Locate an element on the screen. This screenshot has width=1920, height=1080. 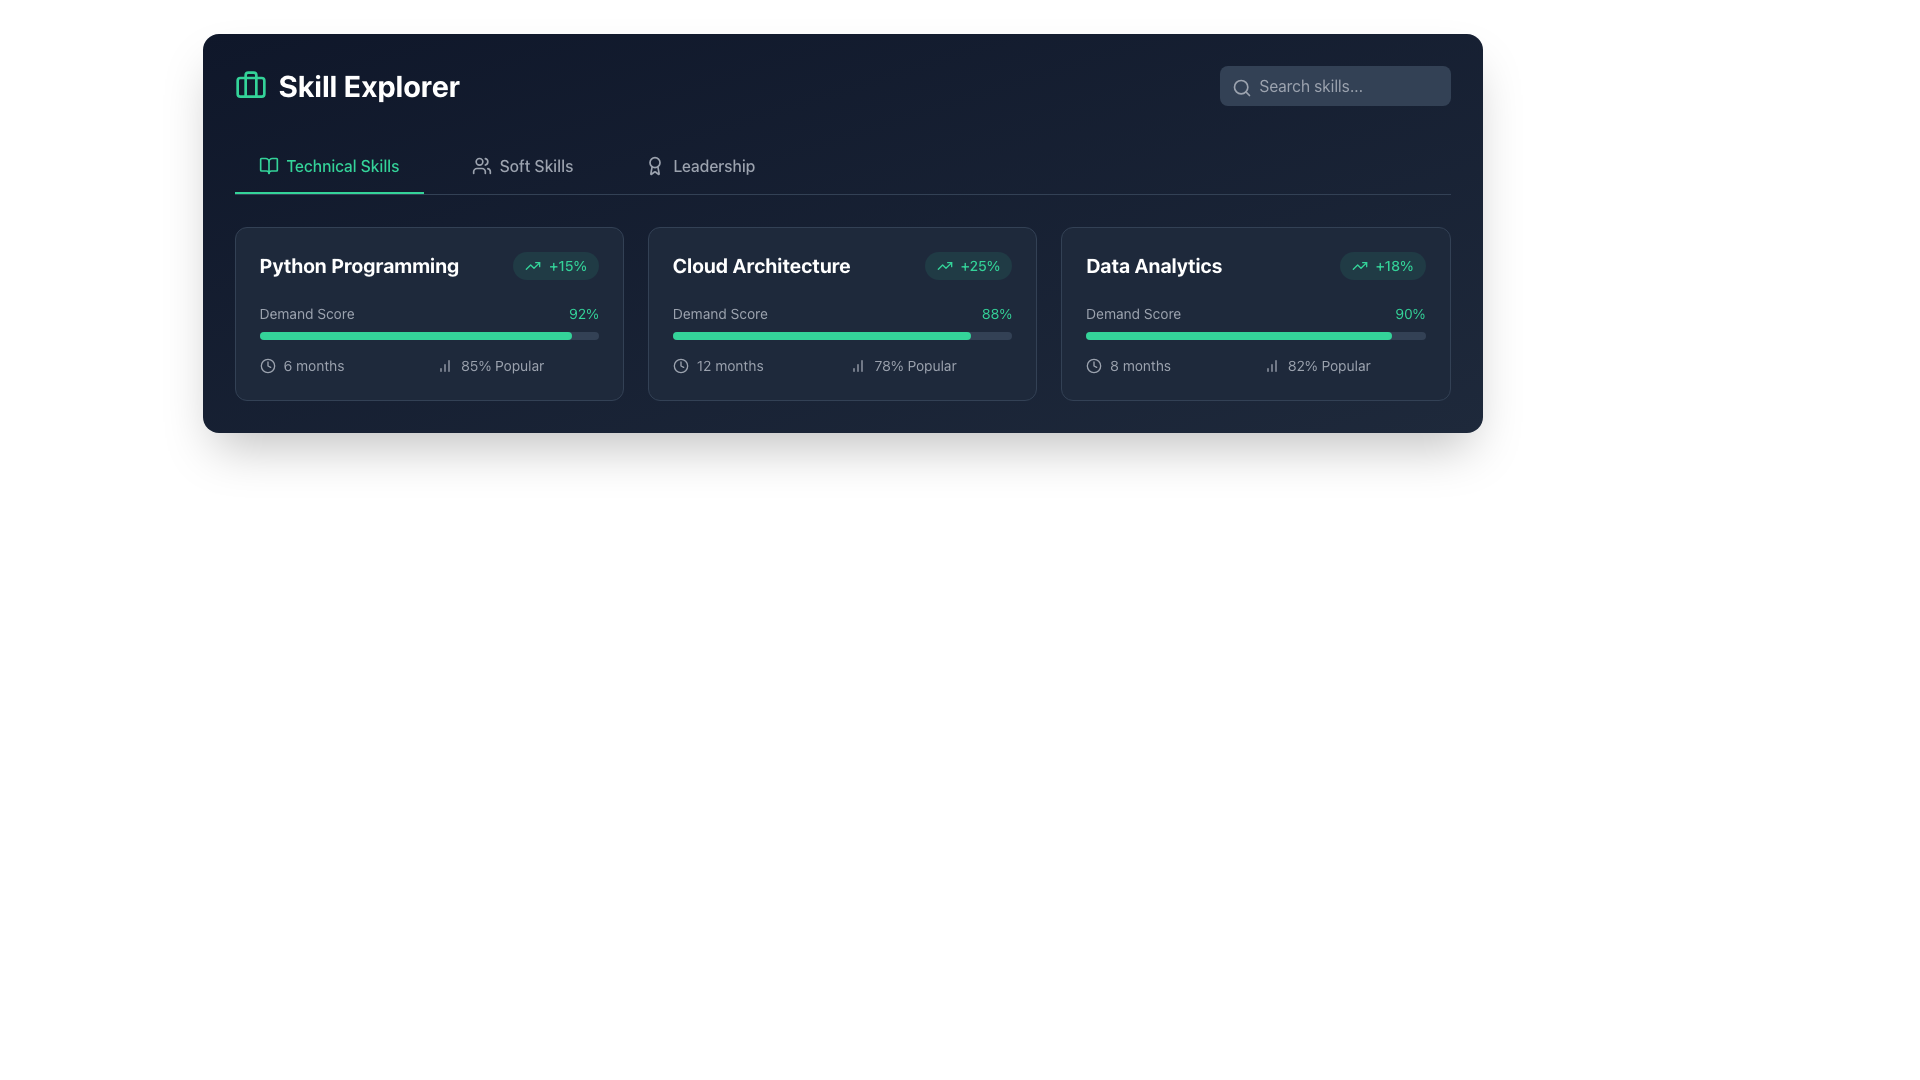
the horizontal progress bar within the 'Cloud Architecture' card under the 'Demand Score' label, which is styled with rounded ends and a smooth filling effect is located at coordinates (822, 334).